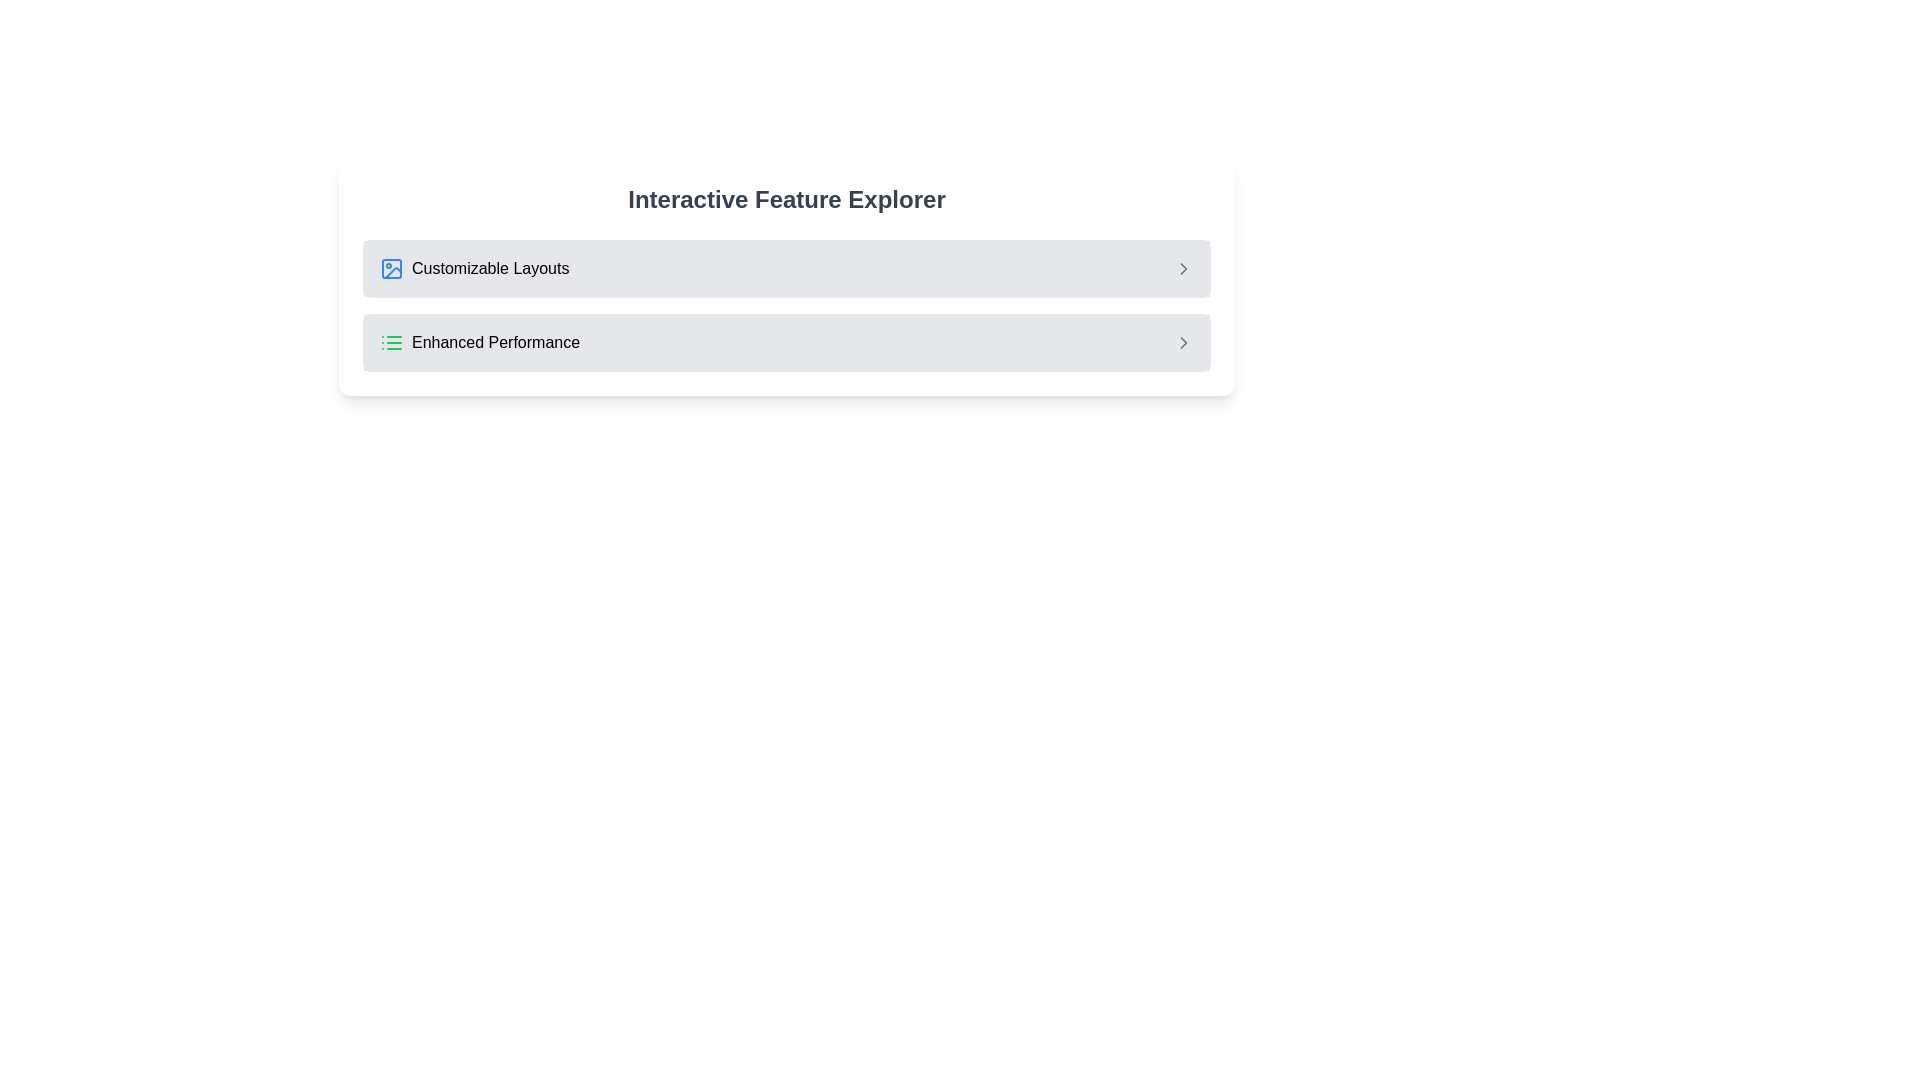 The width and height of the screenshot is (1920, 1080). I want to click on the 'Customizable Layouts' list item, which is the first item under the 'Interactive Feature Explorer' header, so click(473, 268).